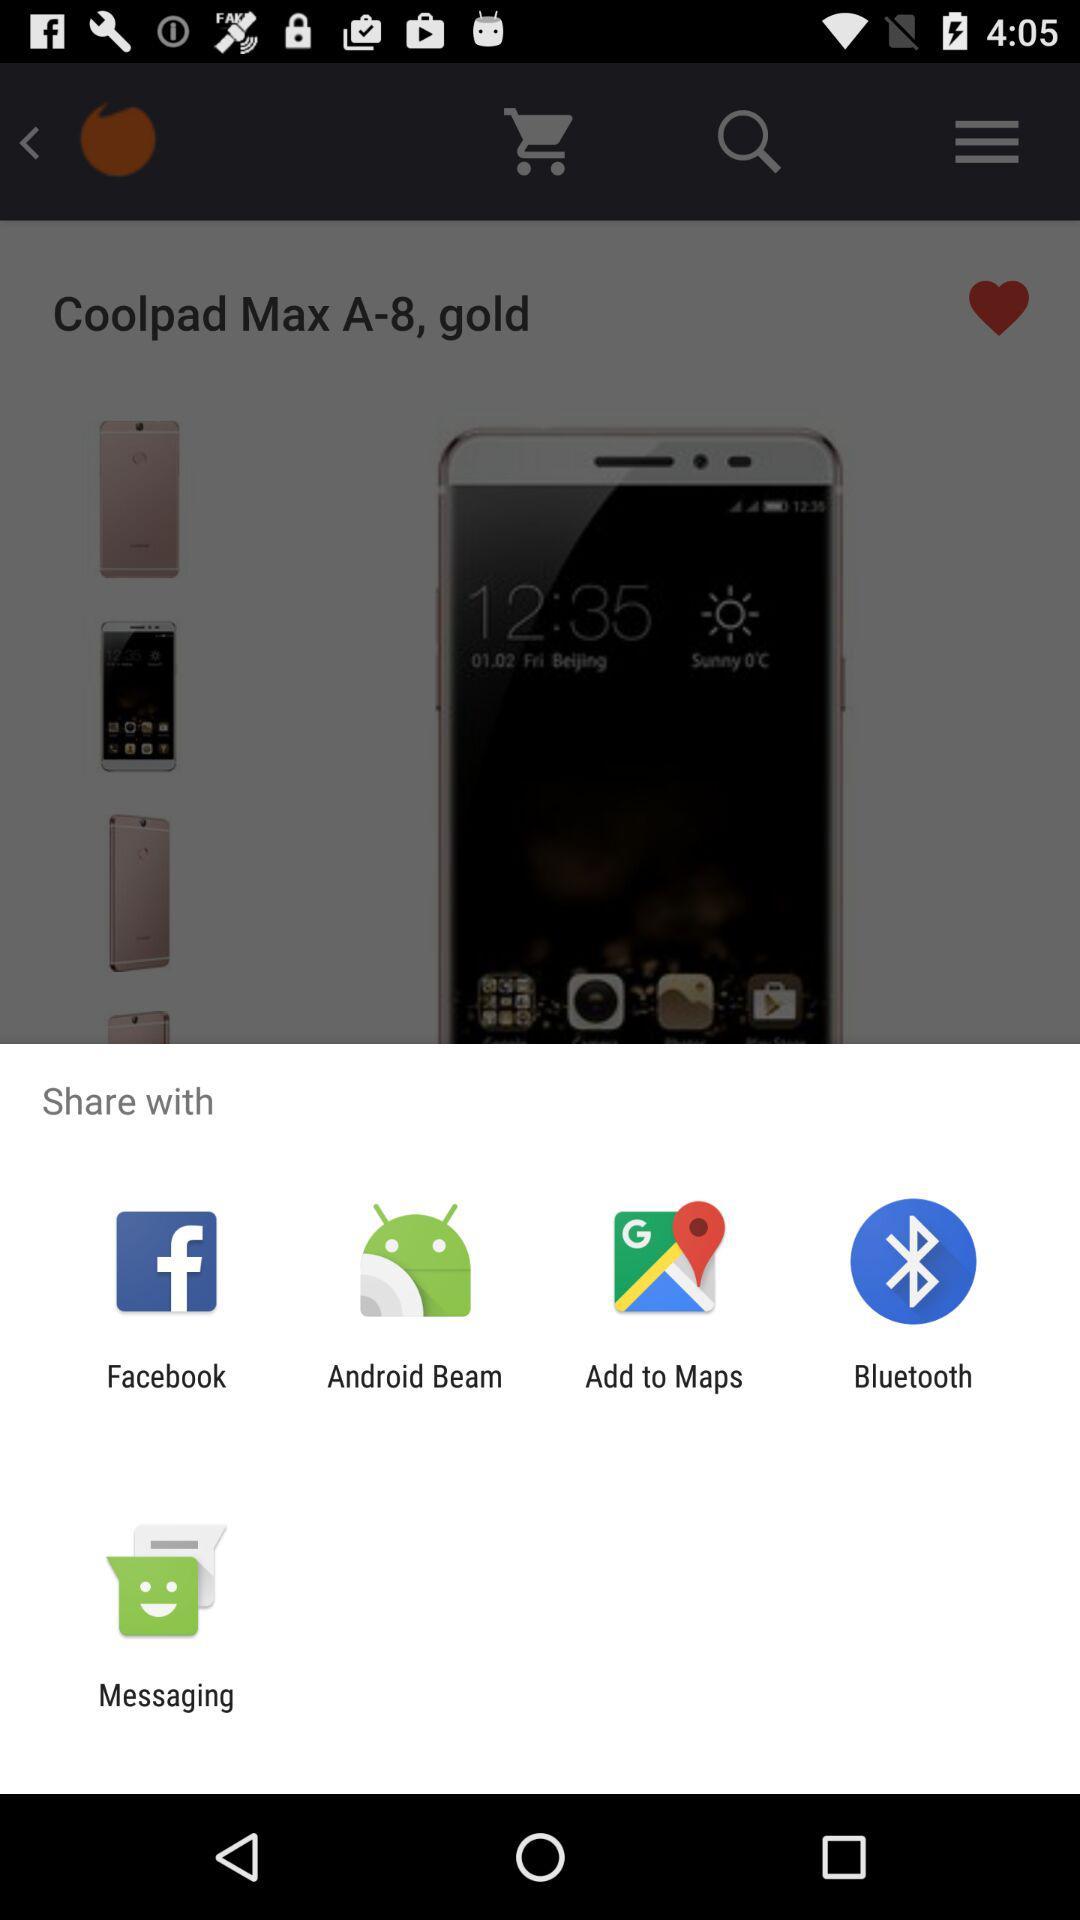  What do you see at coordinates (165, 1392) in the screenshot?
I see `the facebook item` at bounding box center [165, 1392].